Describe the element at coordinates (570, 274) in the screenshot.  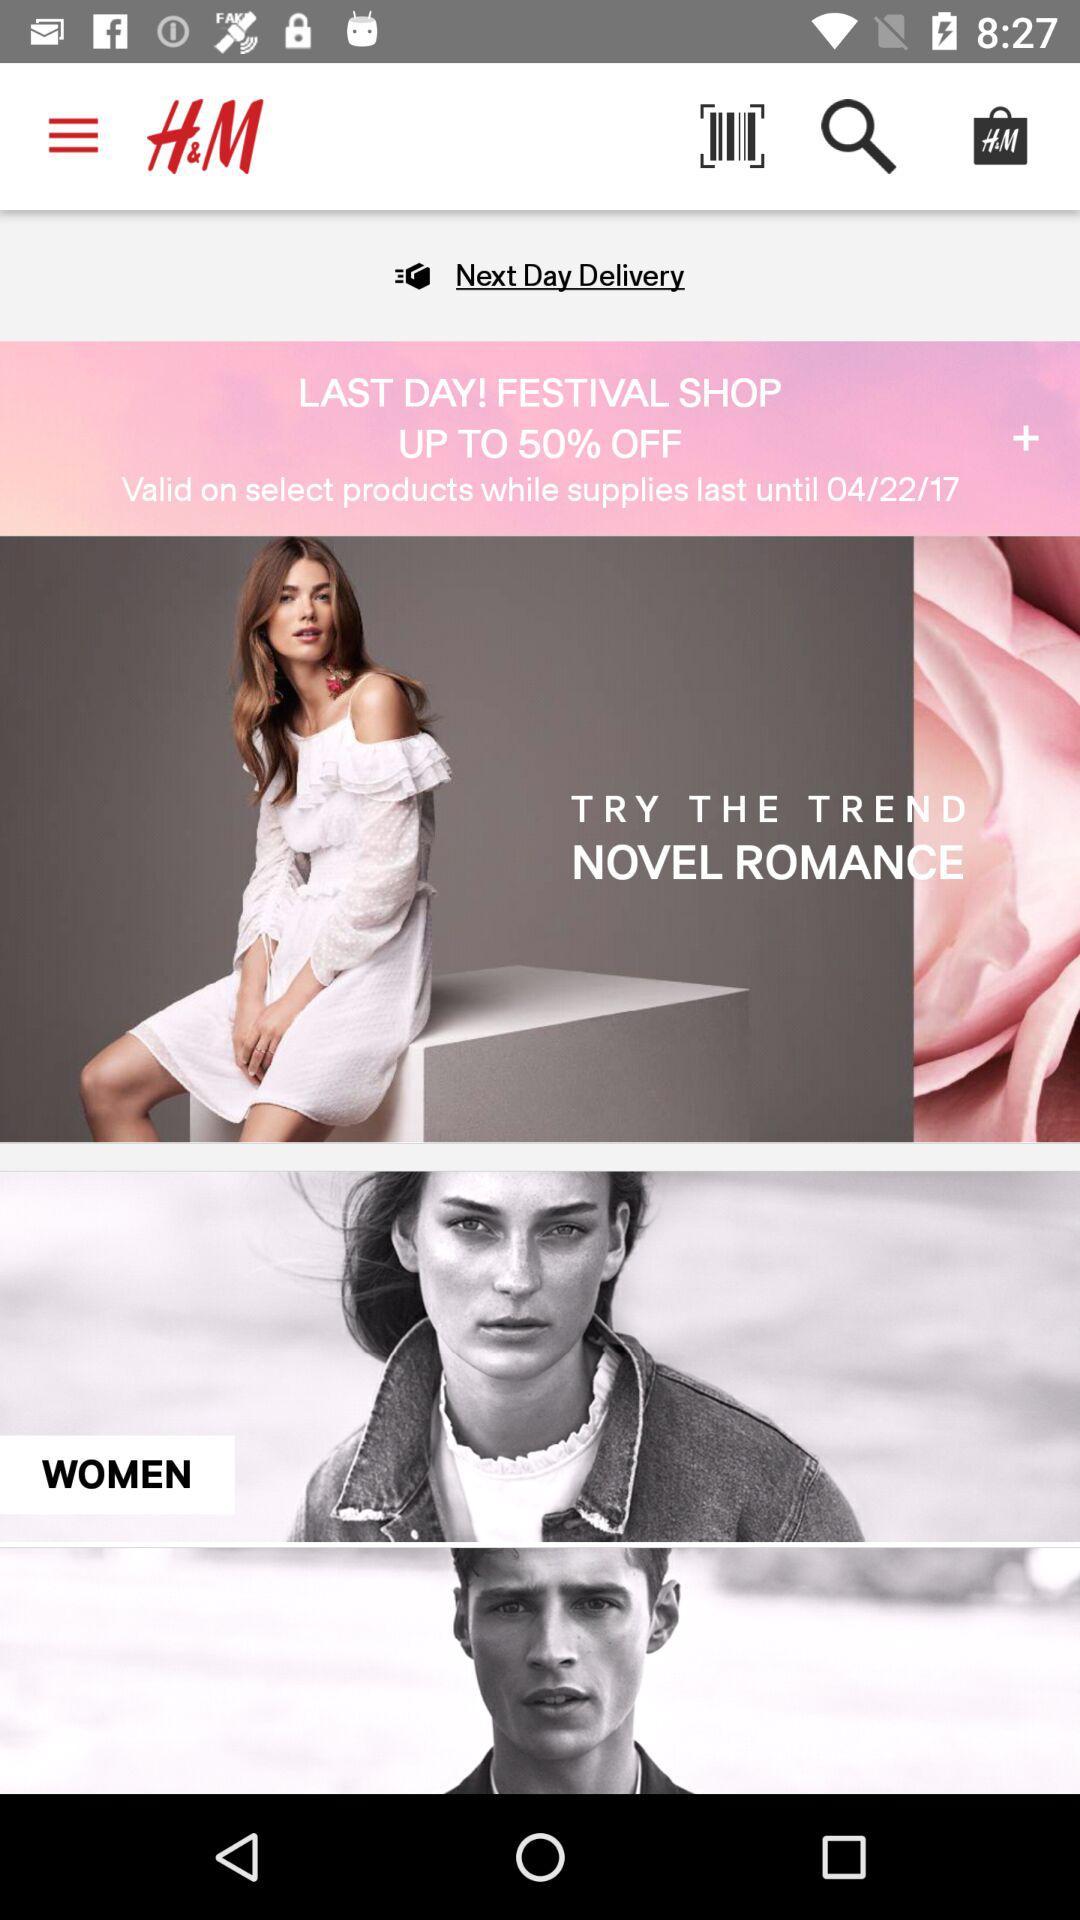
I see `next day delivery` at that location.